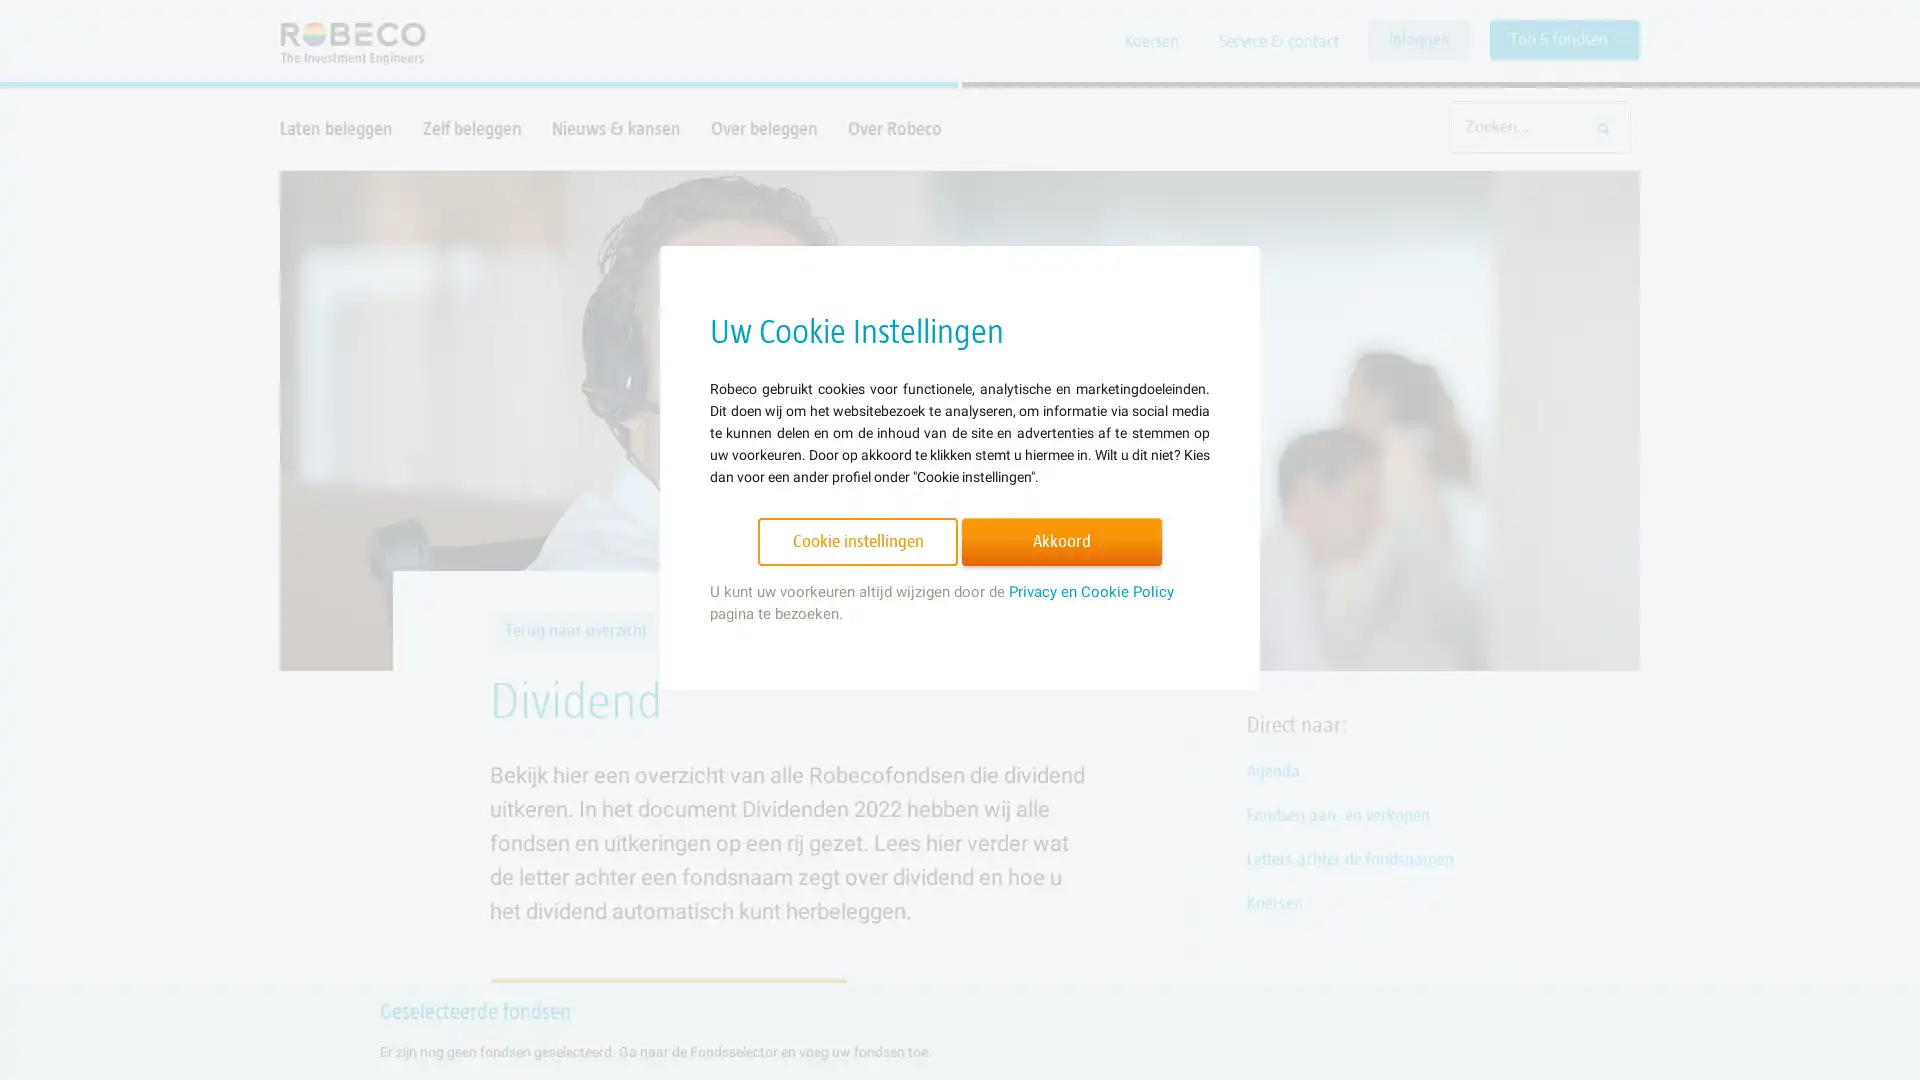 This screenshot has width=1920, height=1080. Describe the element at coordinates (615, 128) in the screenshot. I see `Nieuws & kansen` at that location.